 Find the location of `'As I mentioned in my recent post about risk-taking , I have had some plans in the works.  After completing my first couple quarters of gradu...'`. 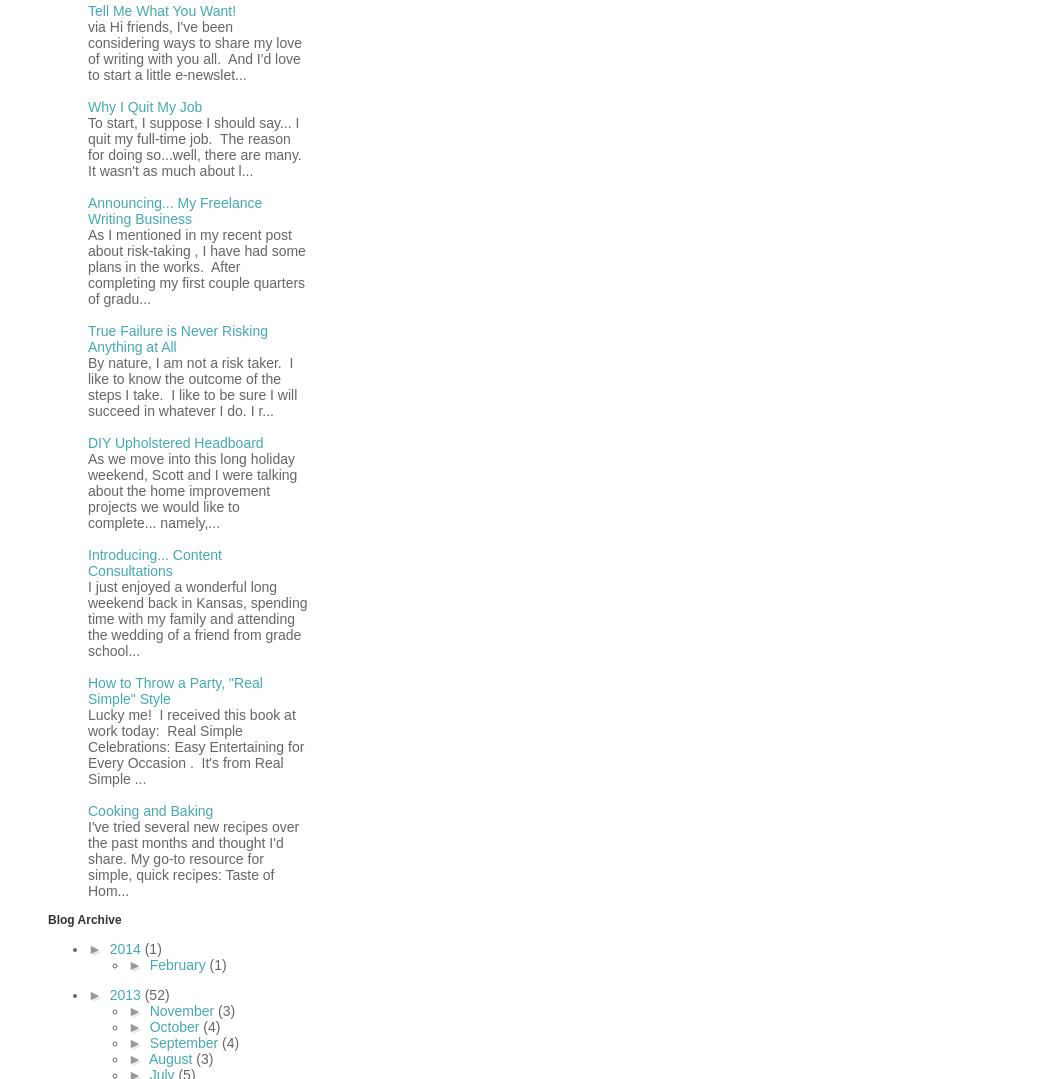

'As I mentioned in my recent post about risk-taking , I have had some plans in the works.  After completing my first couple quarters of gradu...' is located at coordinates (196, 265).